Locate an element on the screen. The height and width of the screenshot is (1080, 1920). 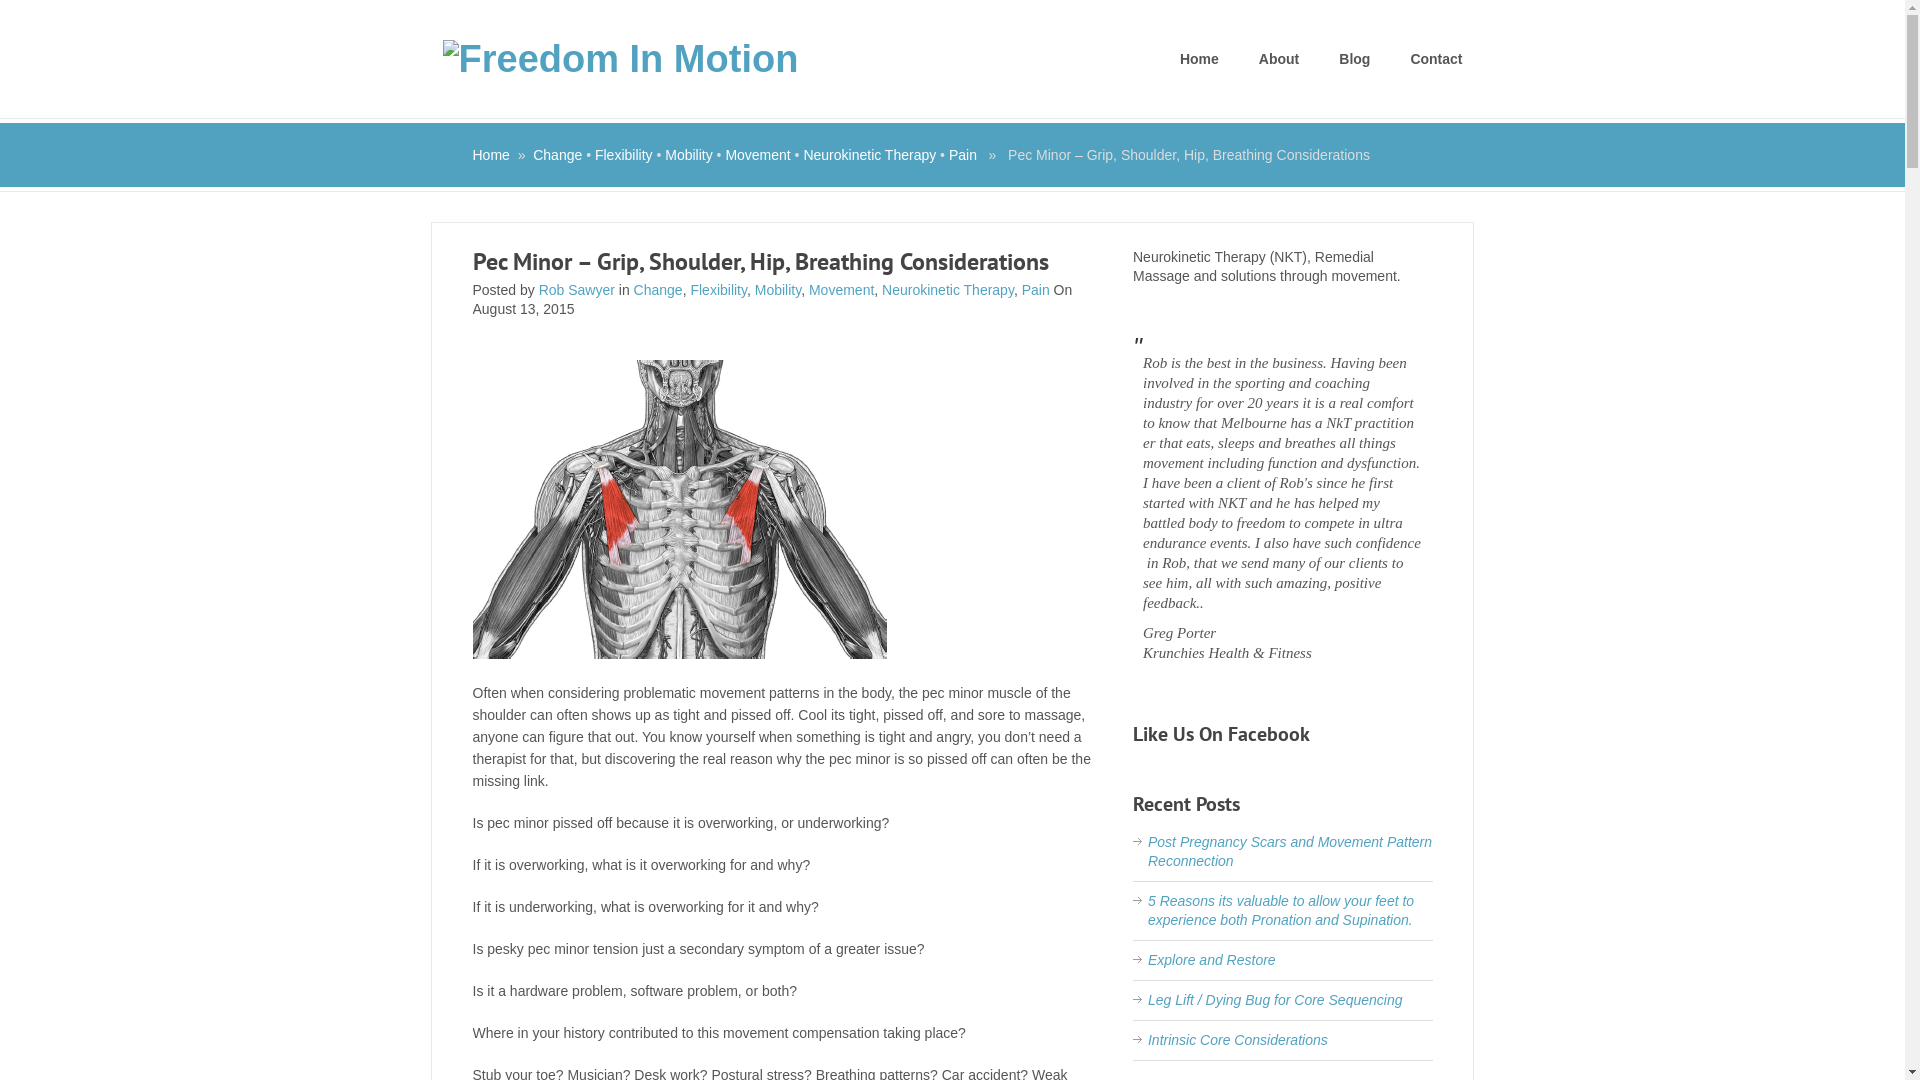
'Blog' is located at coordinates (1354, 58).